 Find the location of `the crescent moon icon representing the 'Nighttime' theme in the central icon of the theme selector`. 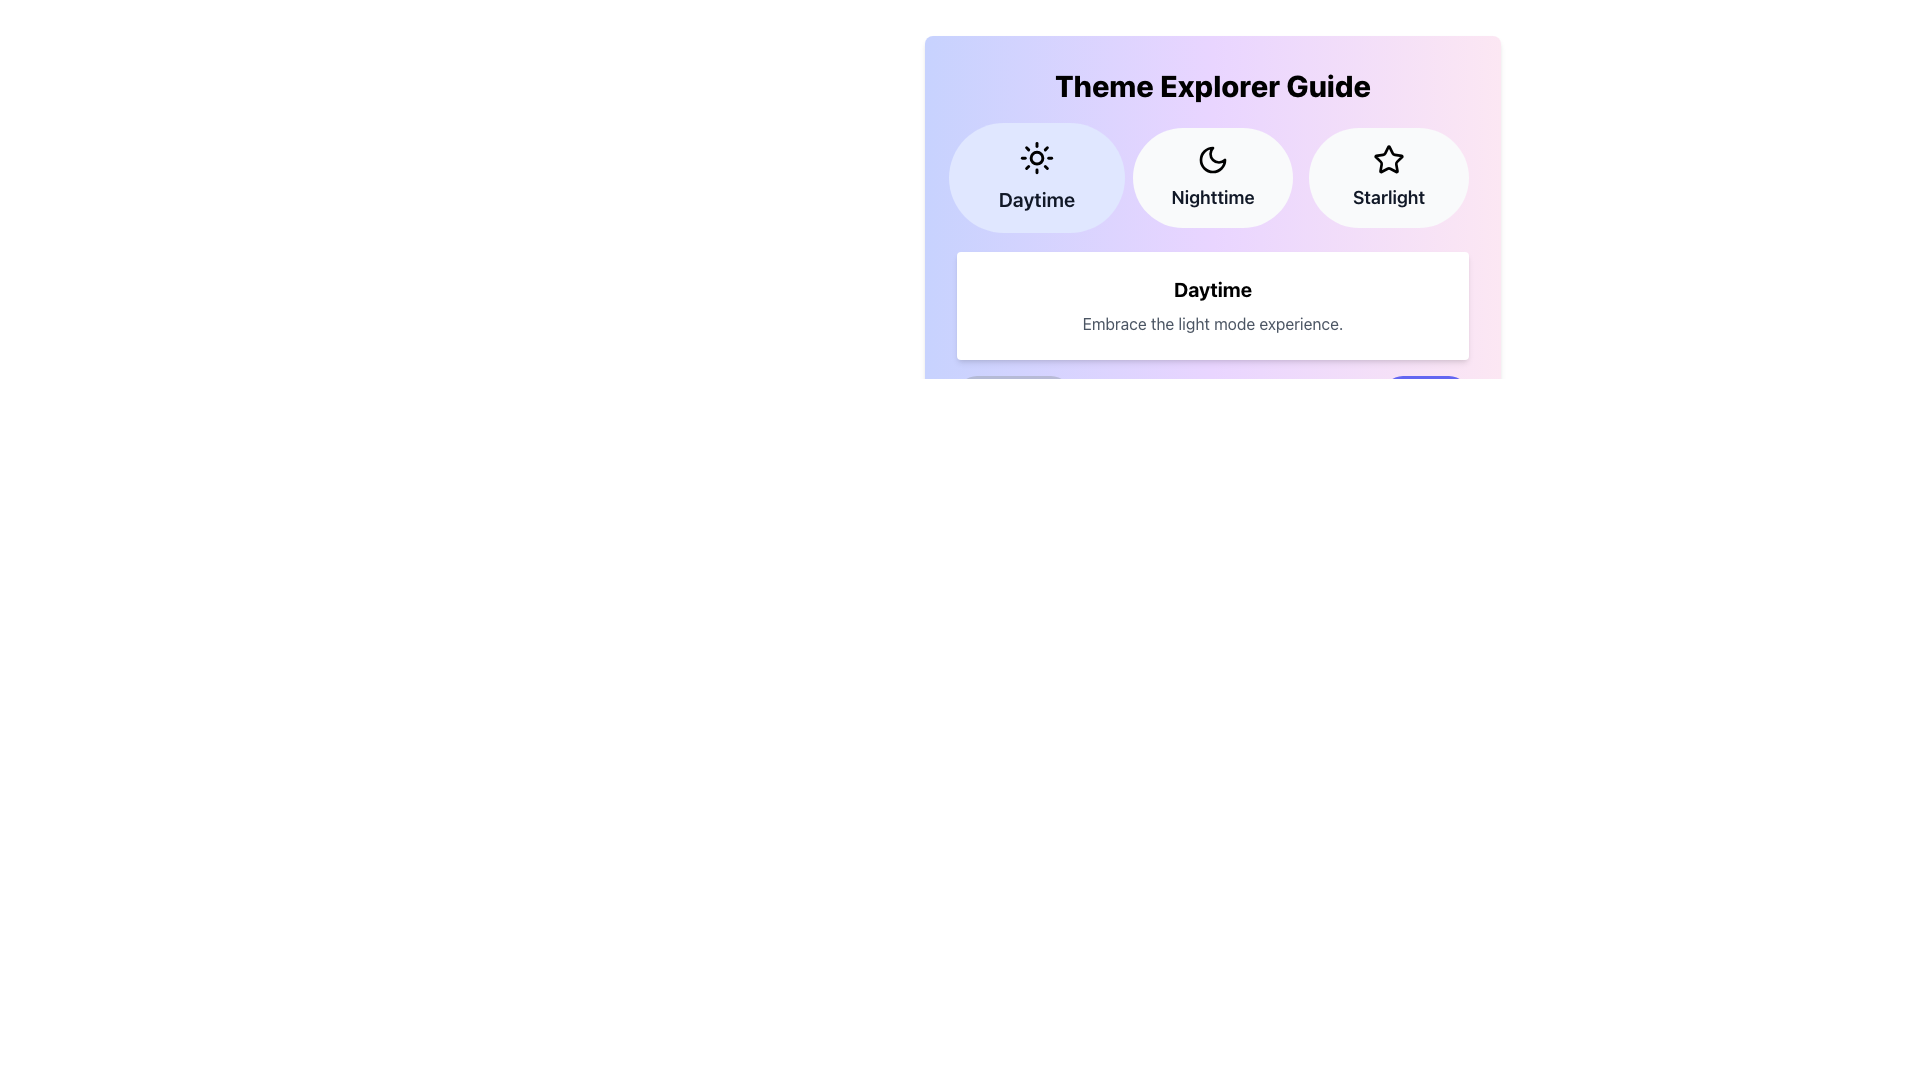

the crescent moon icon representing the 'Nighttime' theme in the central icon of the theme selector is located at coordinates (1212, 158).